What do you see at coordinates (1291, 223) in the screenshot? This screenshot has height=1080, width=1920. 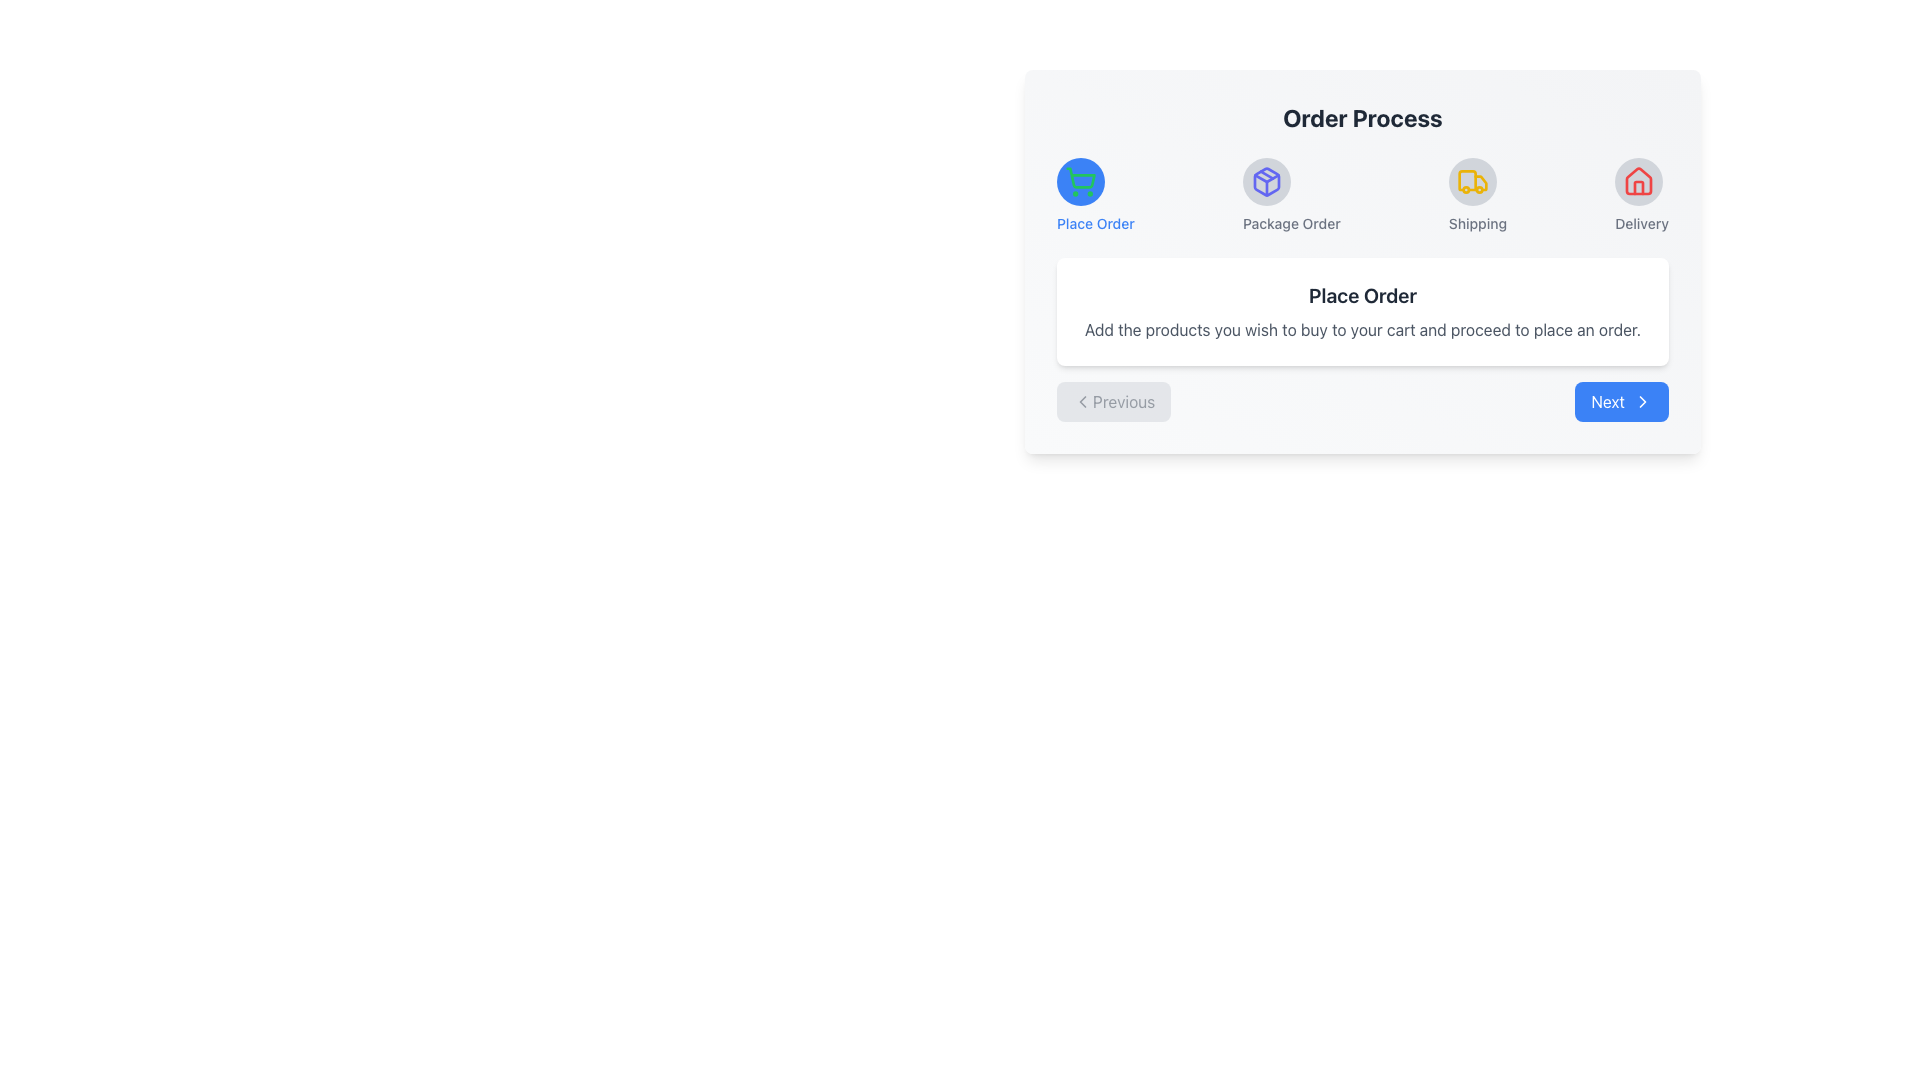 I see `the text label beneath the 'Package Order' icon in the navigation bar` at bounding box center [1291, 223].